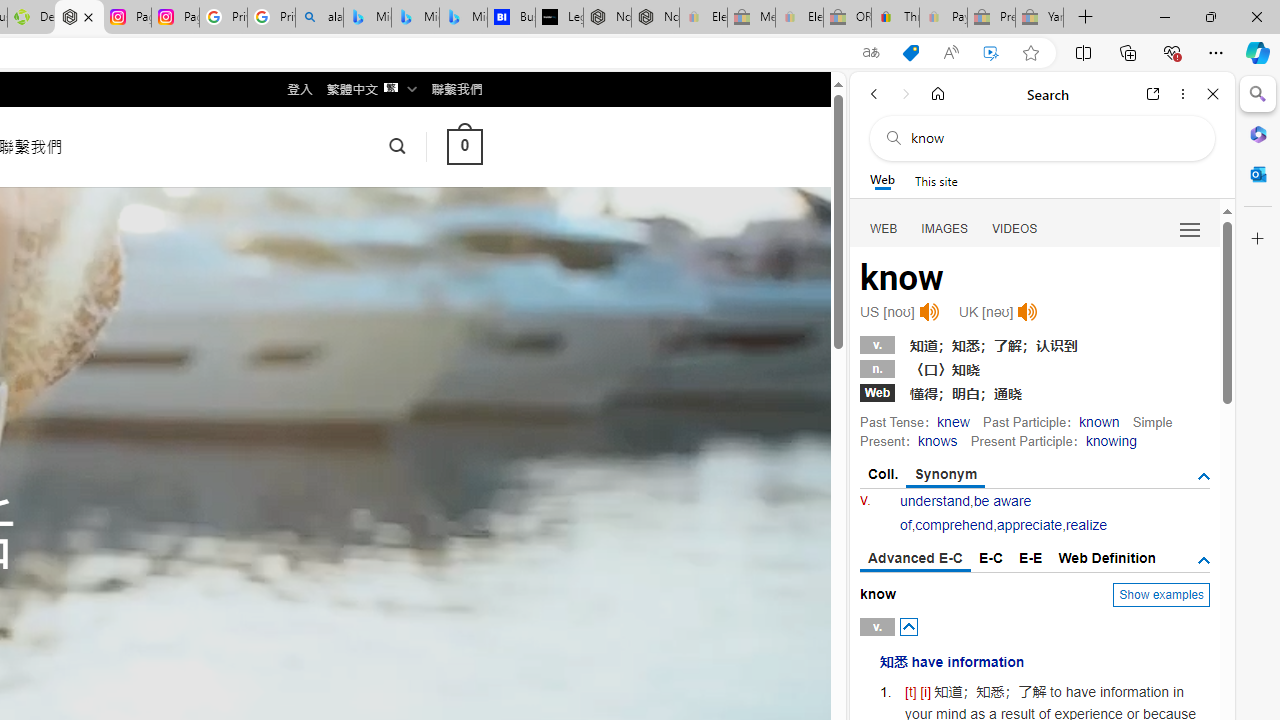  I want to click on 'Advanced E-C', so click(914, 559).